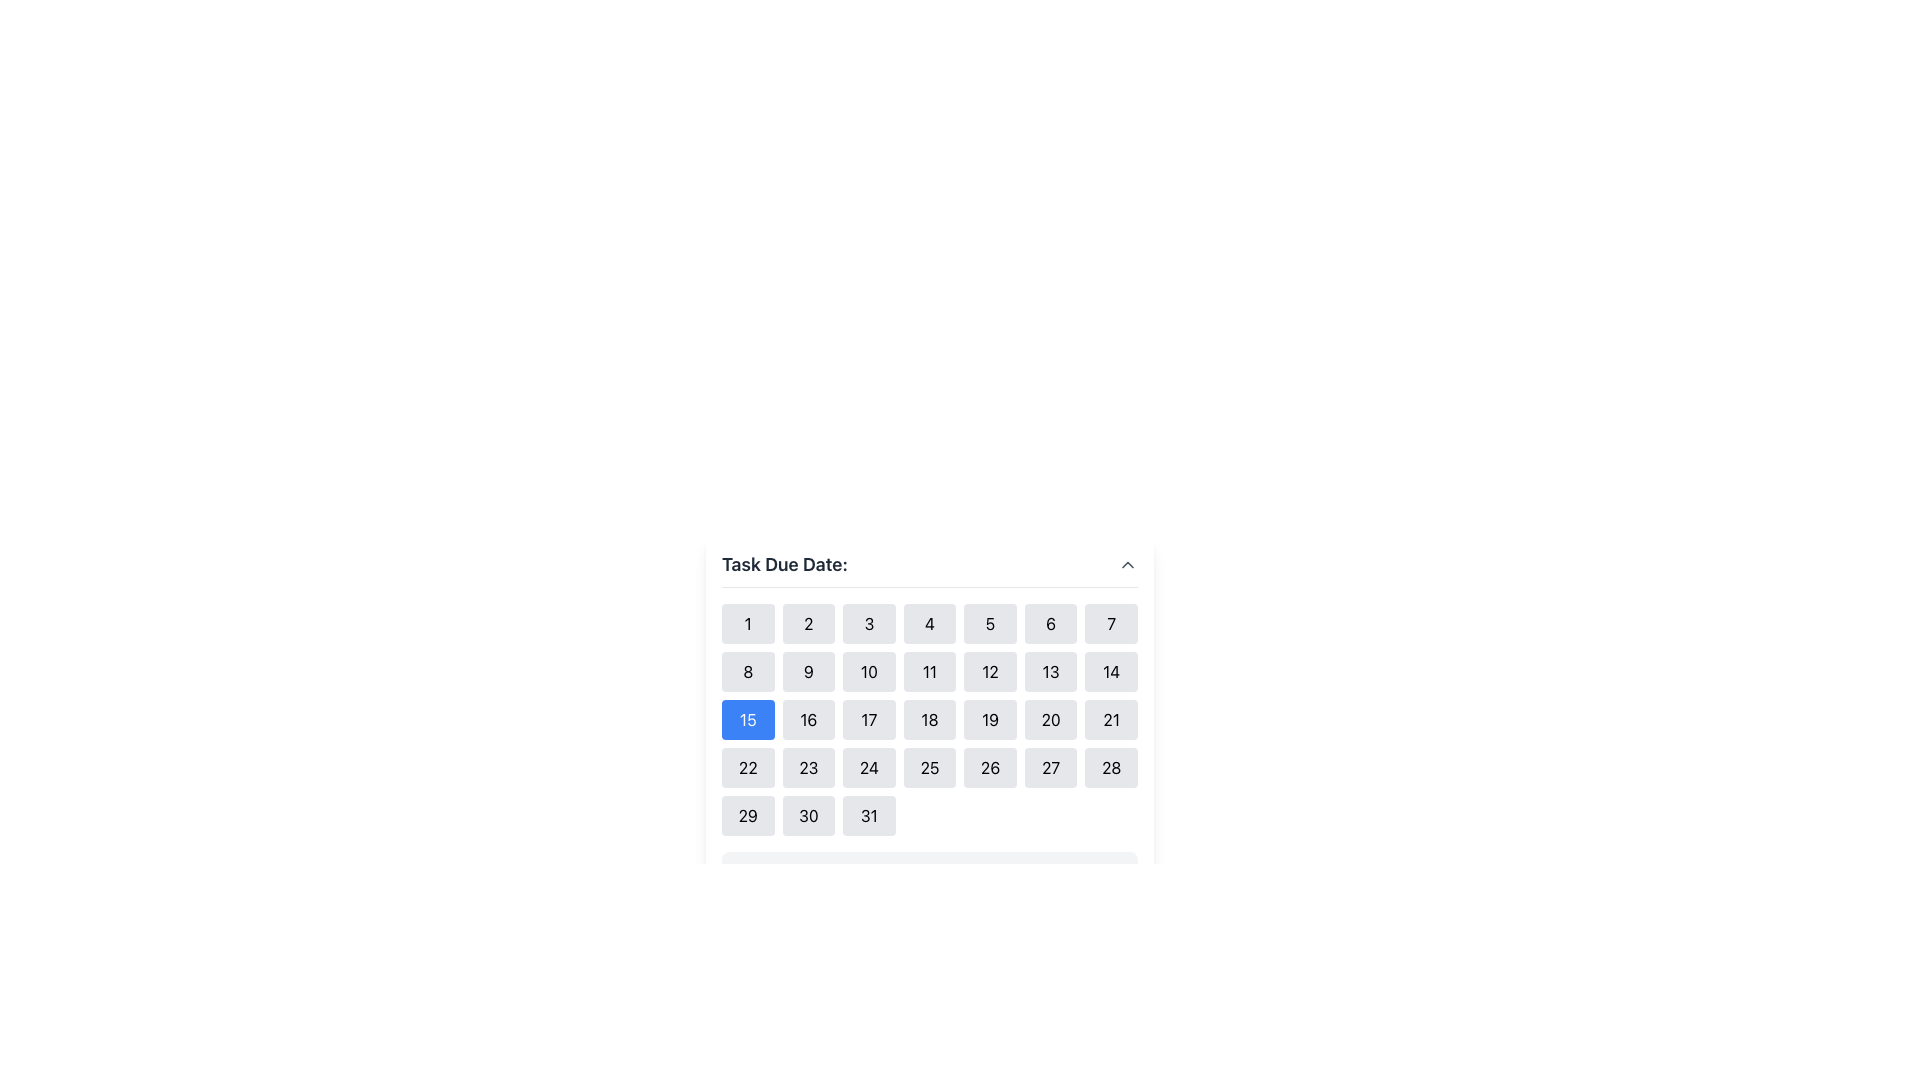  Describe the element at coordinates (929, 720) in the screenshot. I see `the calendar day button displaying the numeral '18'` at that location.